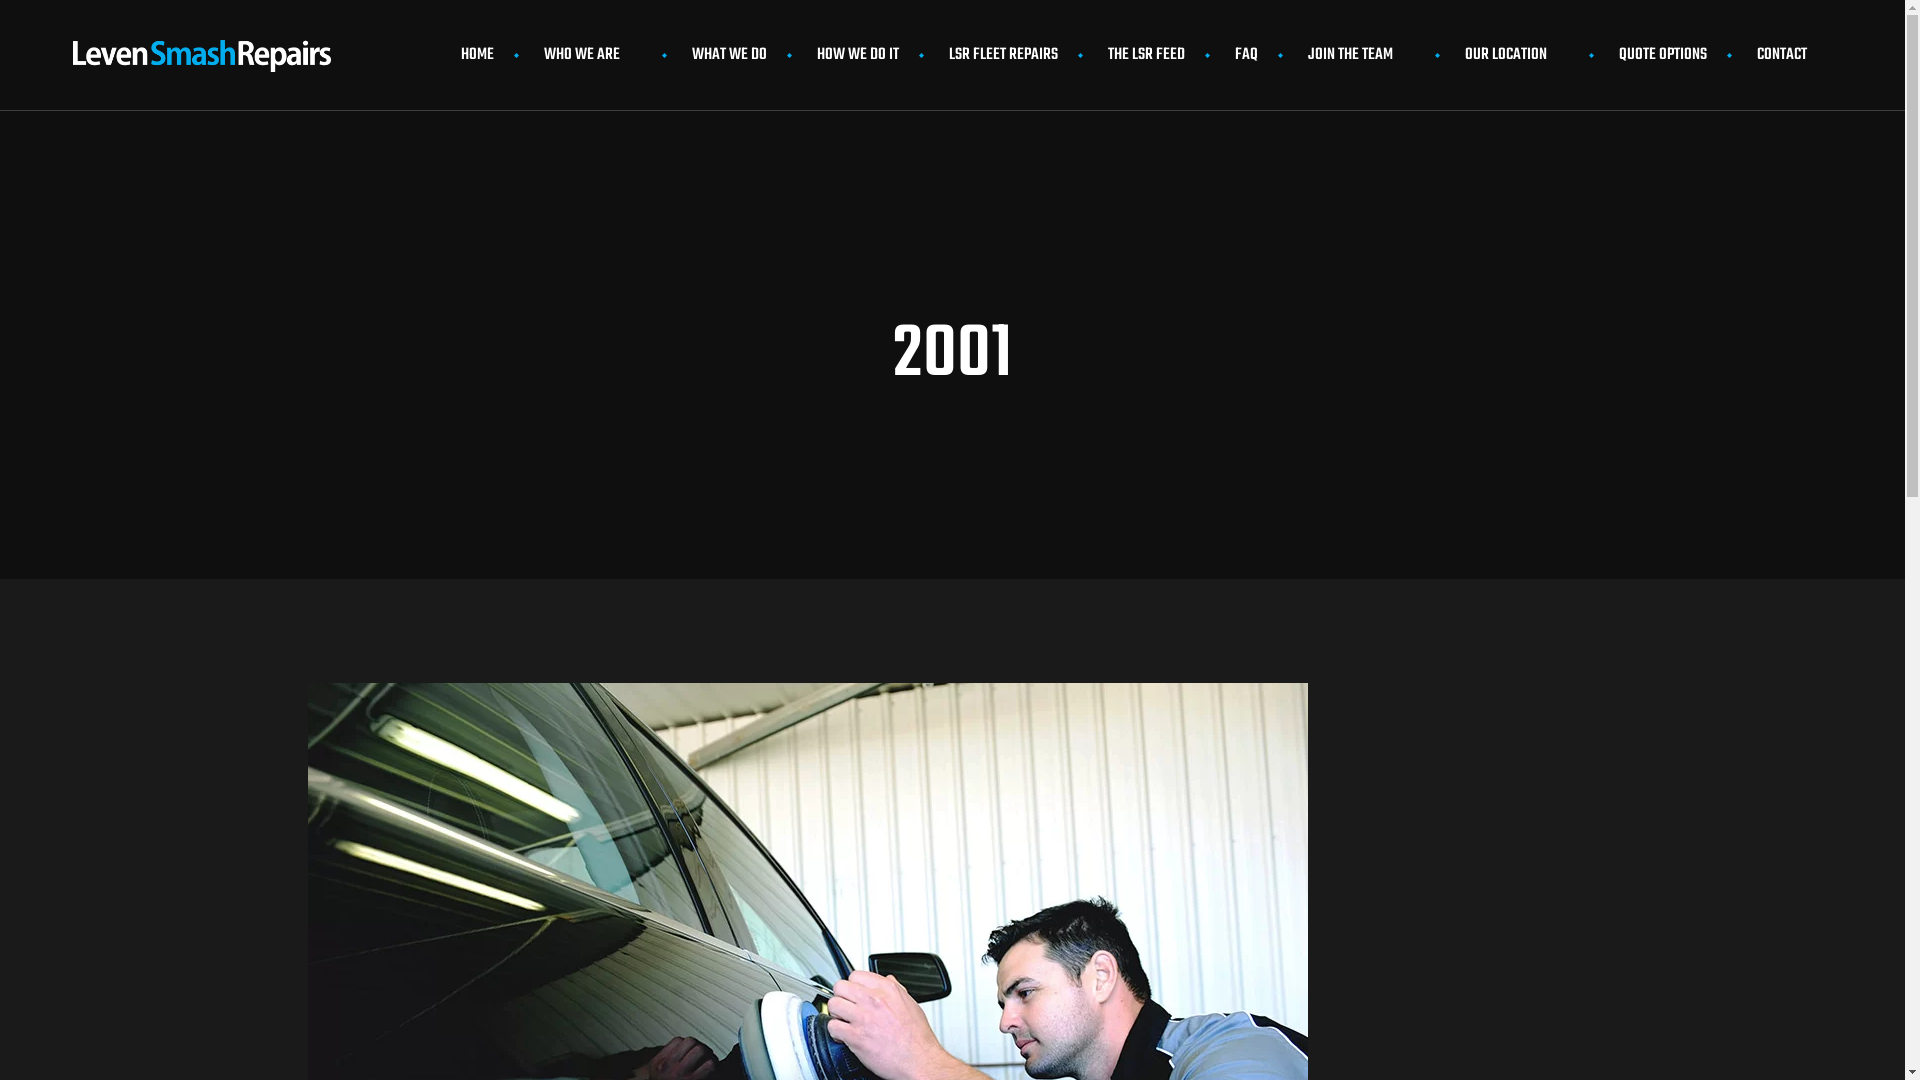  What do you see at coordinates (728, 53) in the screenshot?
I see `'WHAT WE DO'` at bounding box center [728, 53].